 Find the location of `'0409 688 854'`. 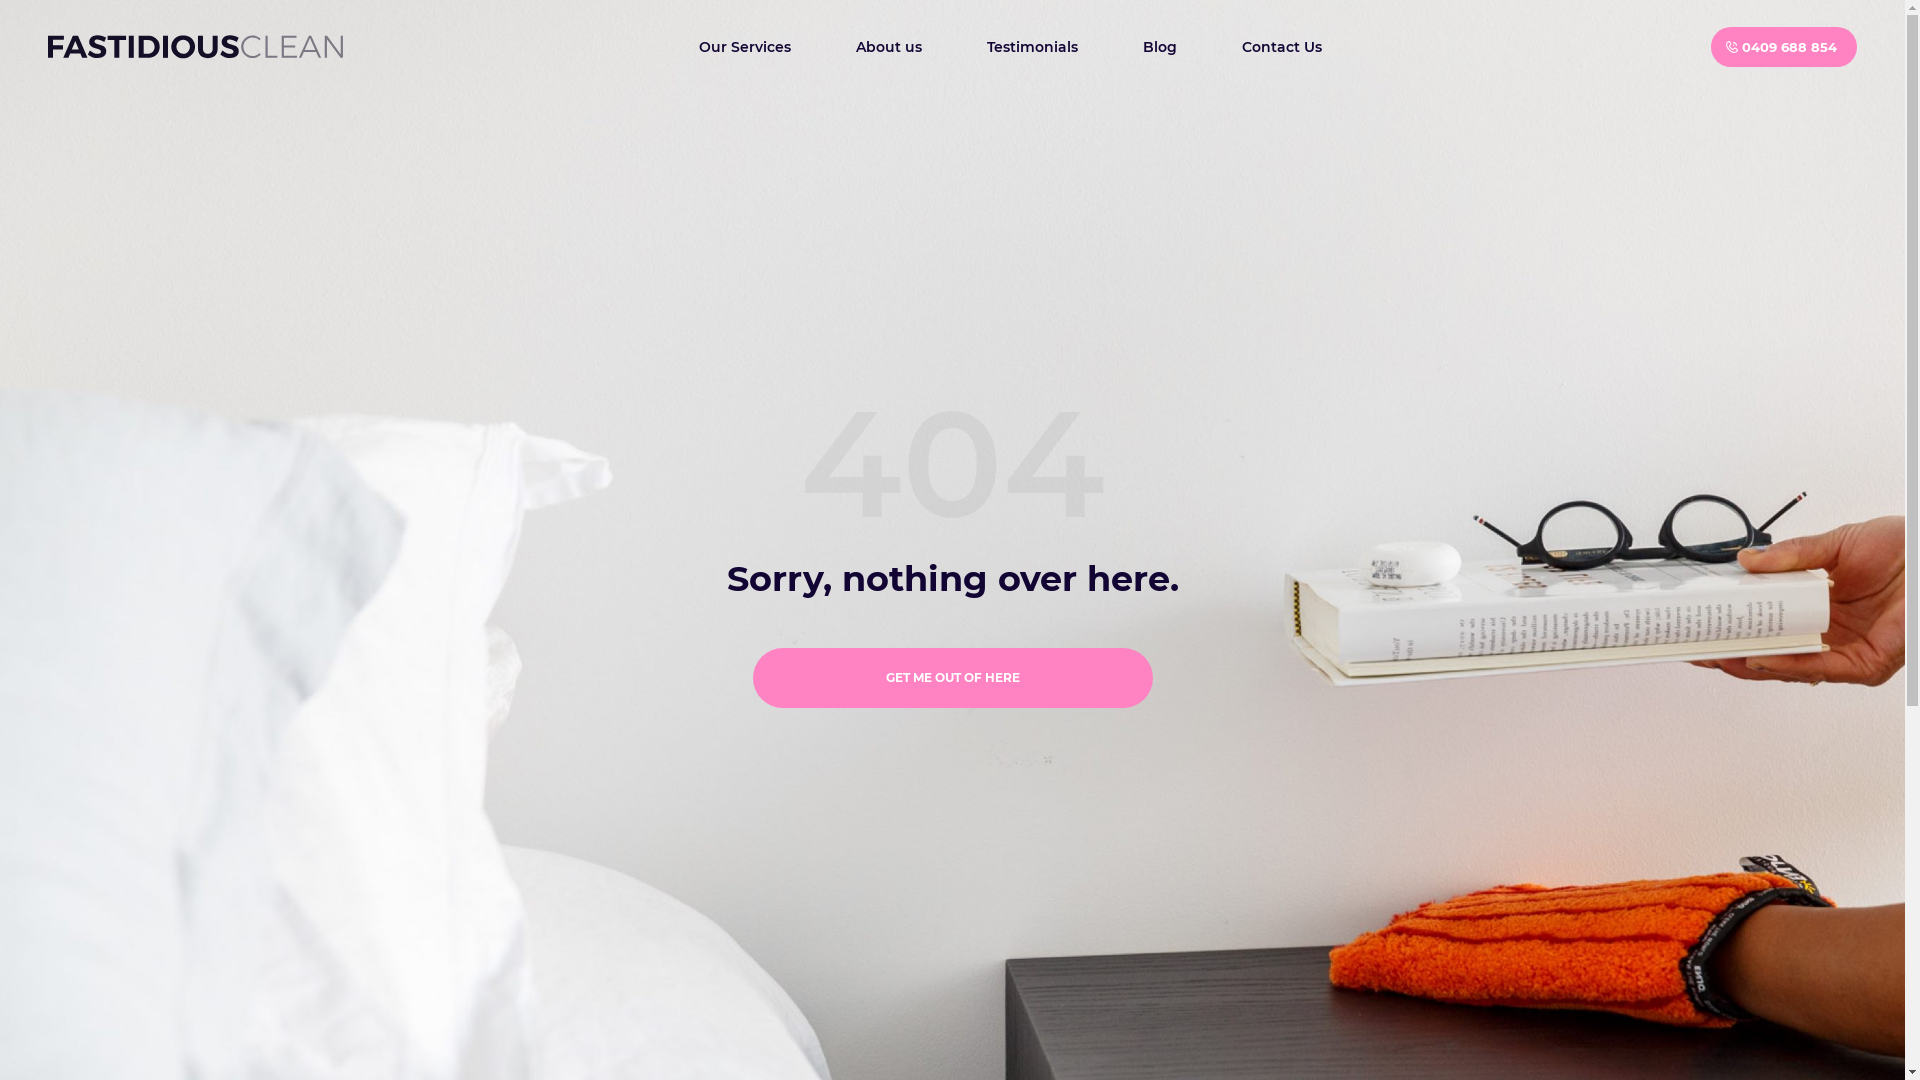

'0409 688 854' is located at coordinates (1784, 45).